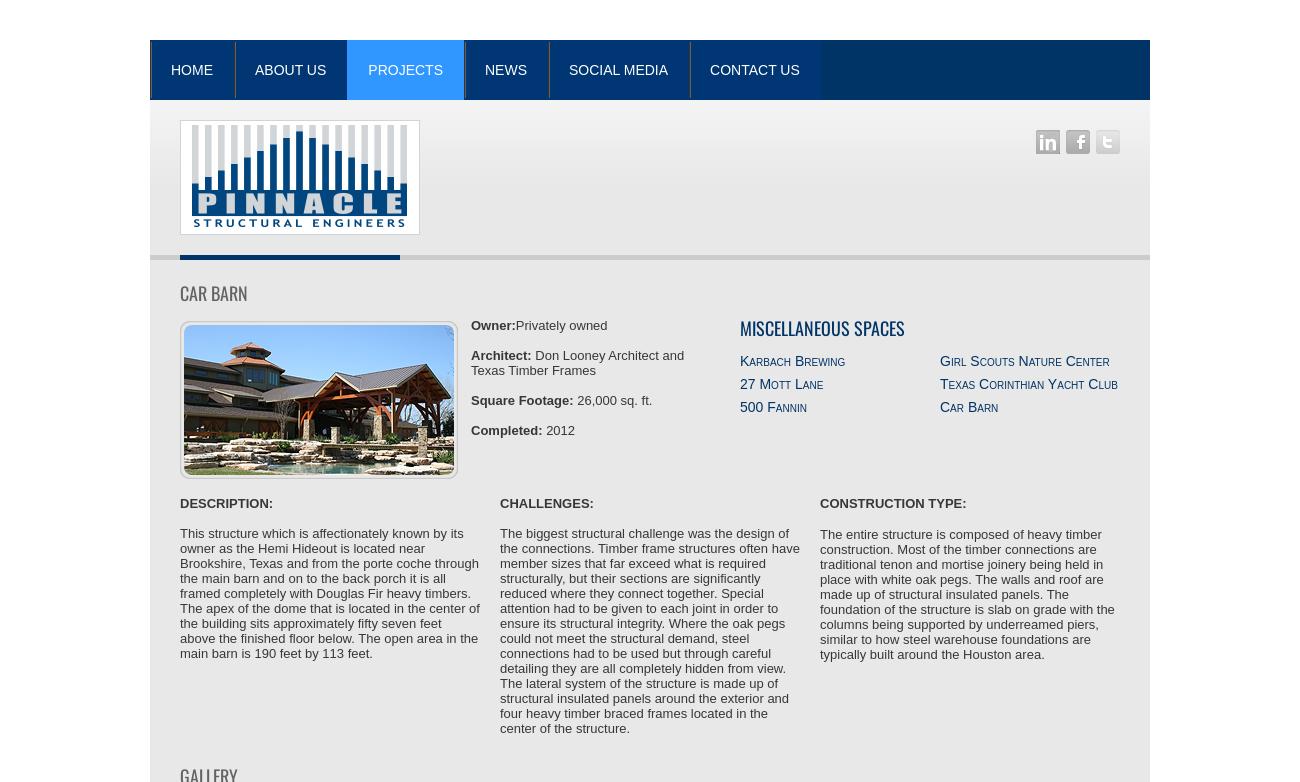  Describe the element at coordinates (891, 503) in the screenshot. I see `'CONSTRUCTION TYPE:'` at that location.